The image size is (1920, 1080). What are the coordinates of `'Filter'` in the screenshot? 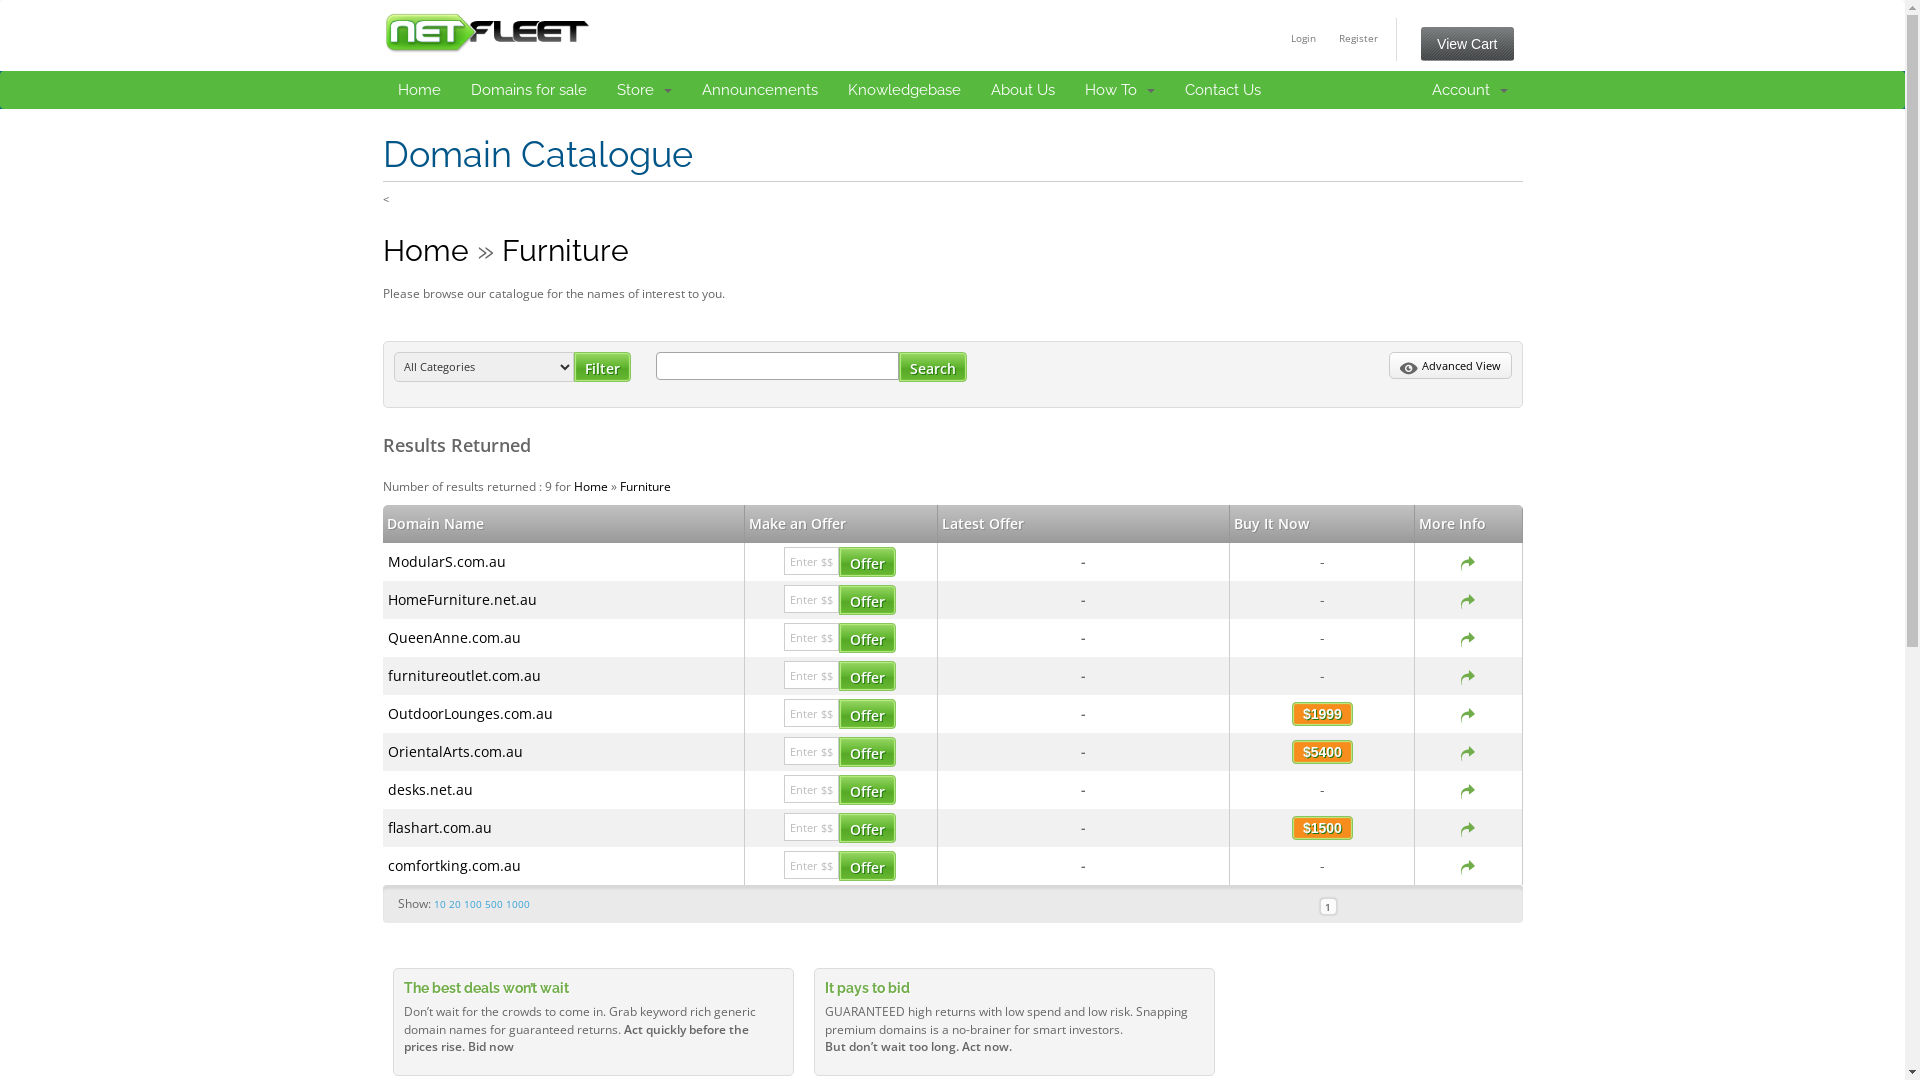 It's located at (601, 366).